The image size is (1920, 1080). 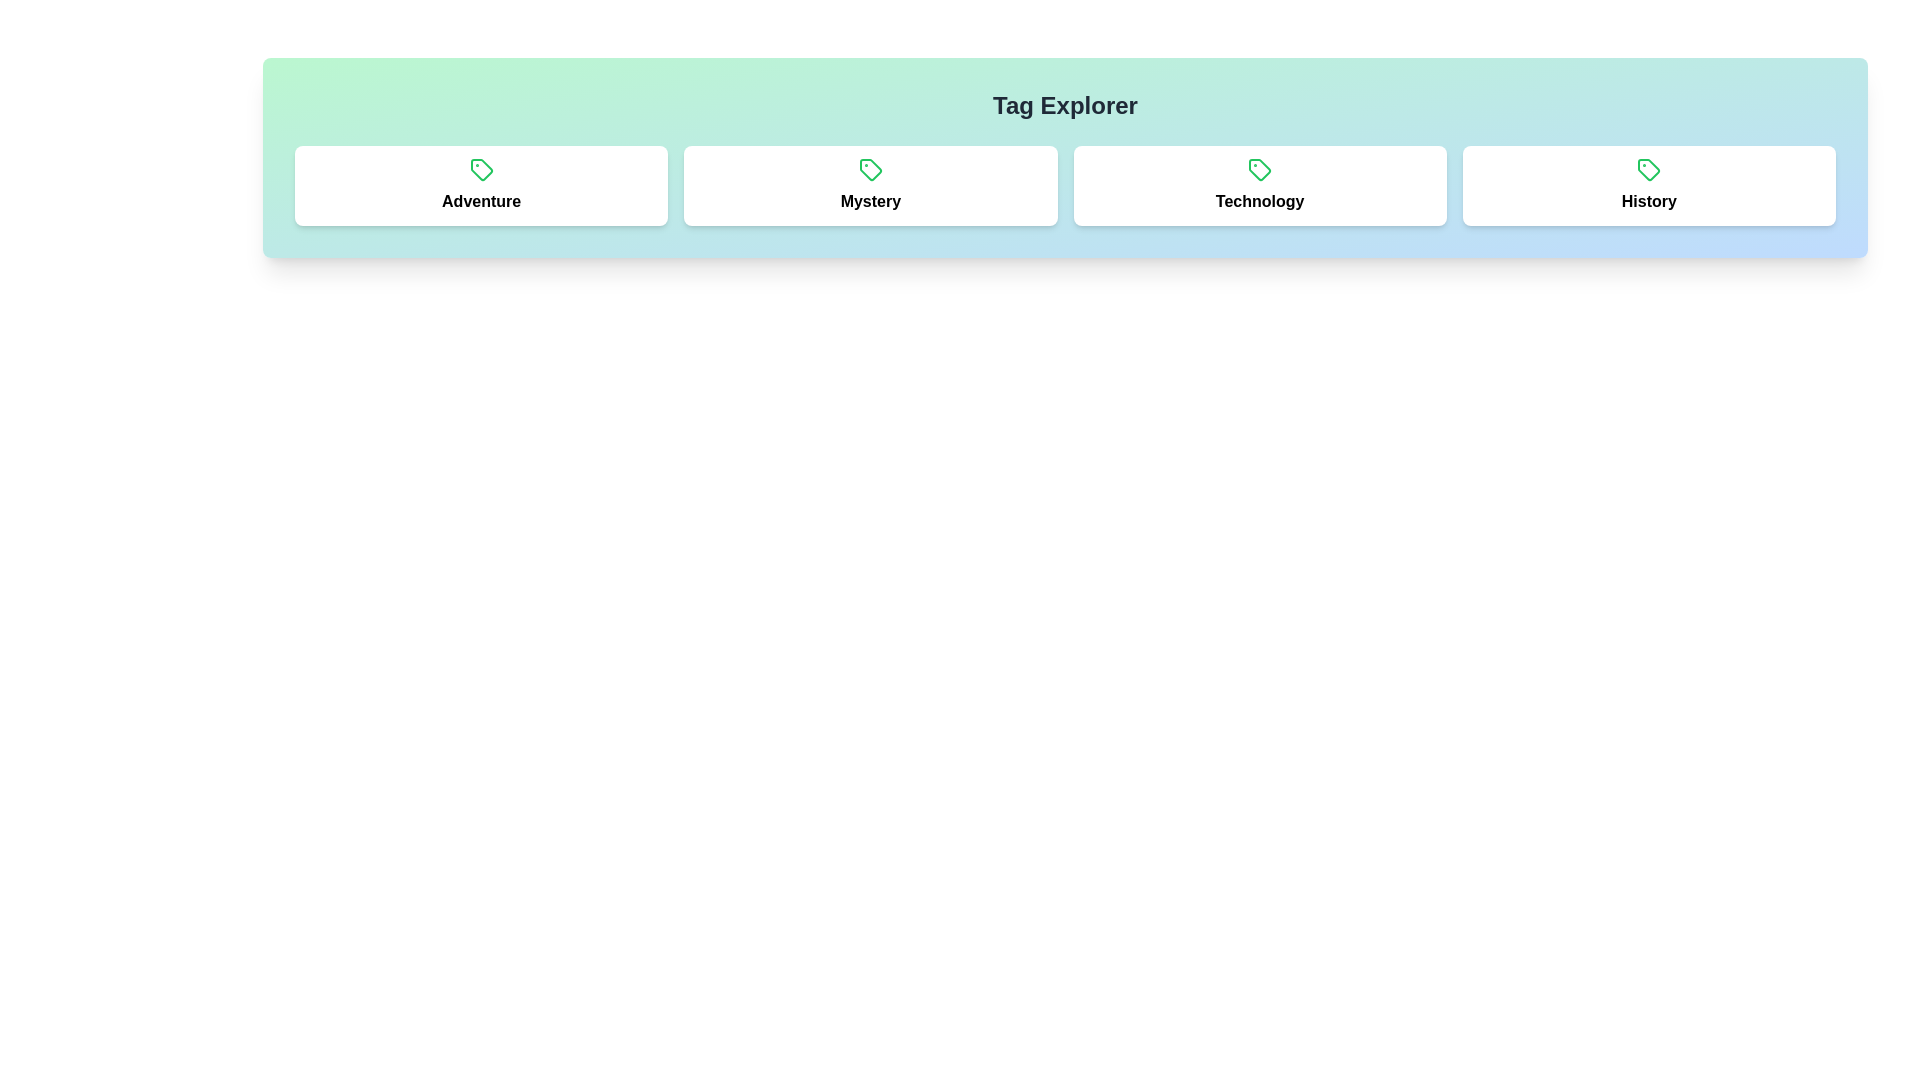 What do you see at coordinates (1259, 168) in the screenshot?
I see `the green outlined tag icon located above the 'Technology' label` at bounding box center [1259, 168].